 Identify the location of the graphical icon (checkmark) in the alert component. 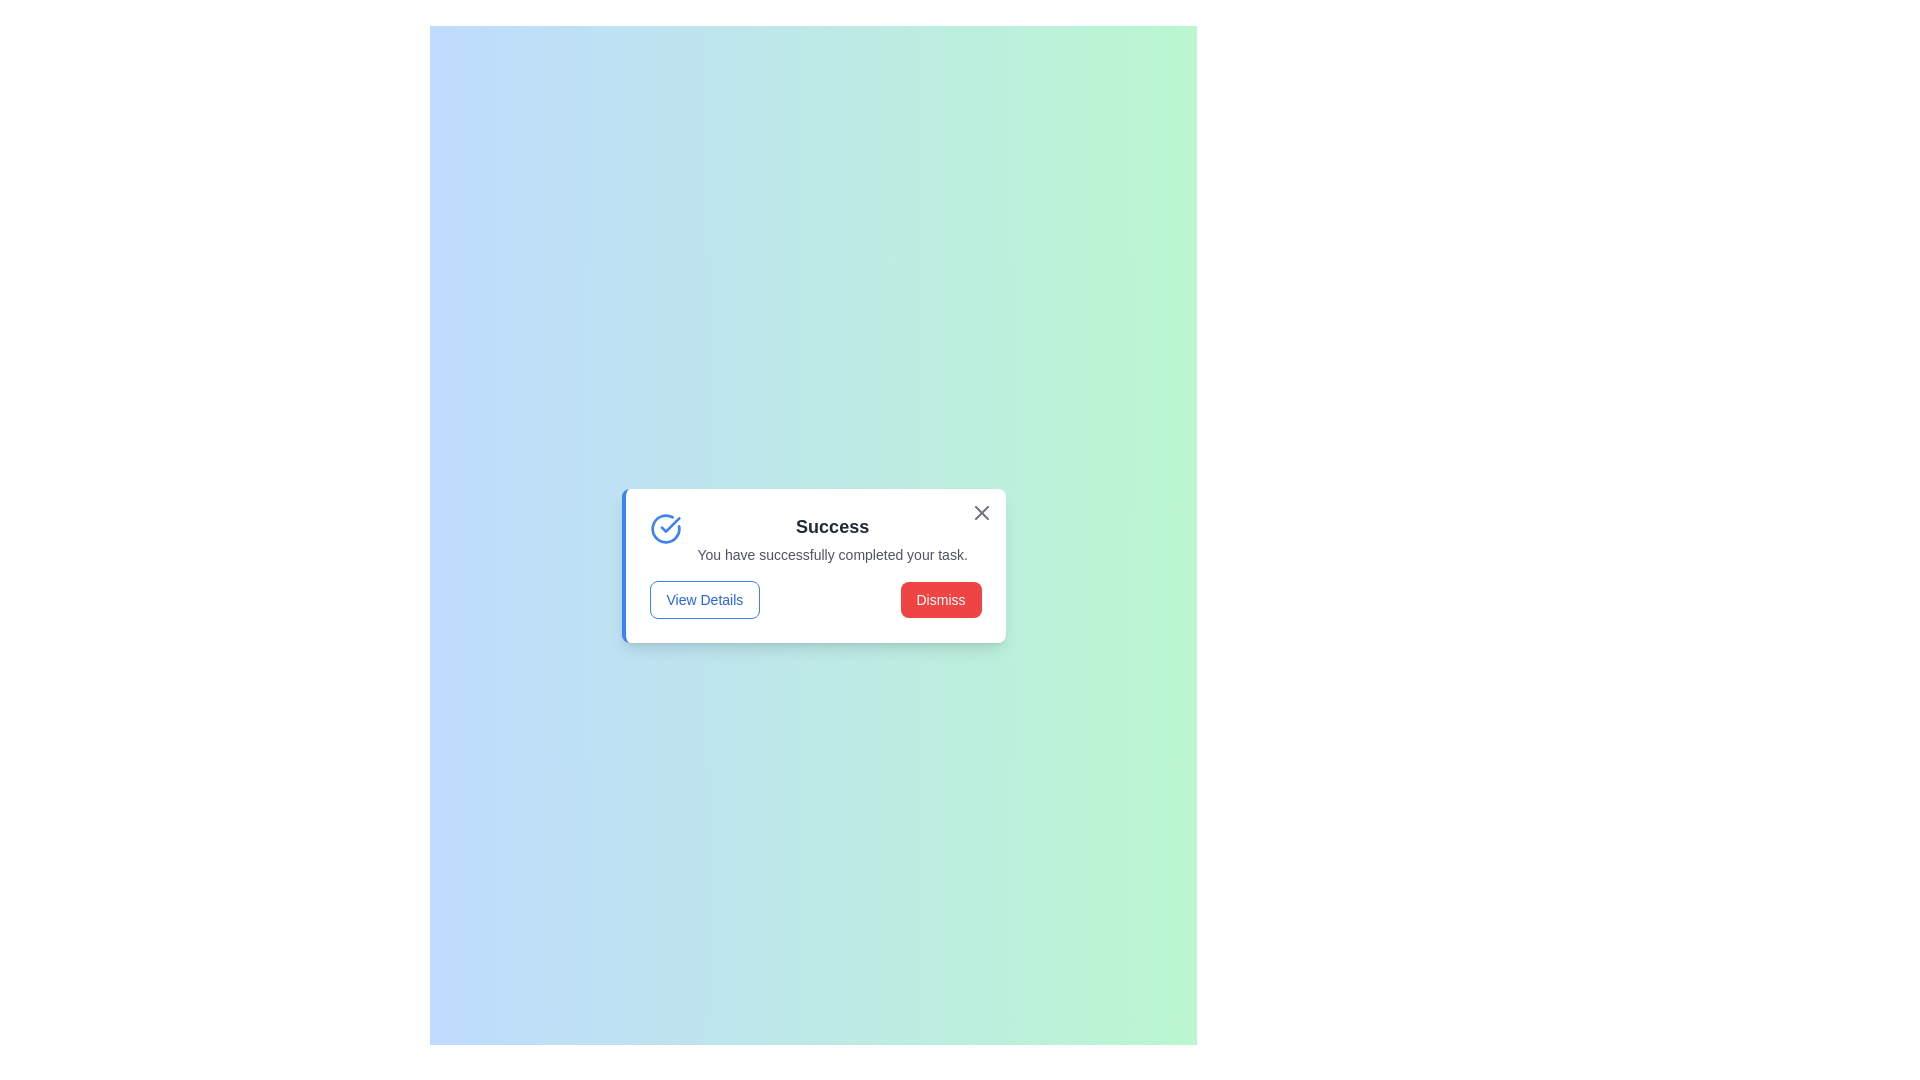
(665, 527).